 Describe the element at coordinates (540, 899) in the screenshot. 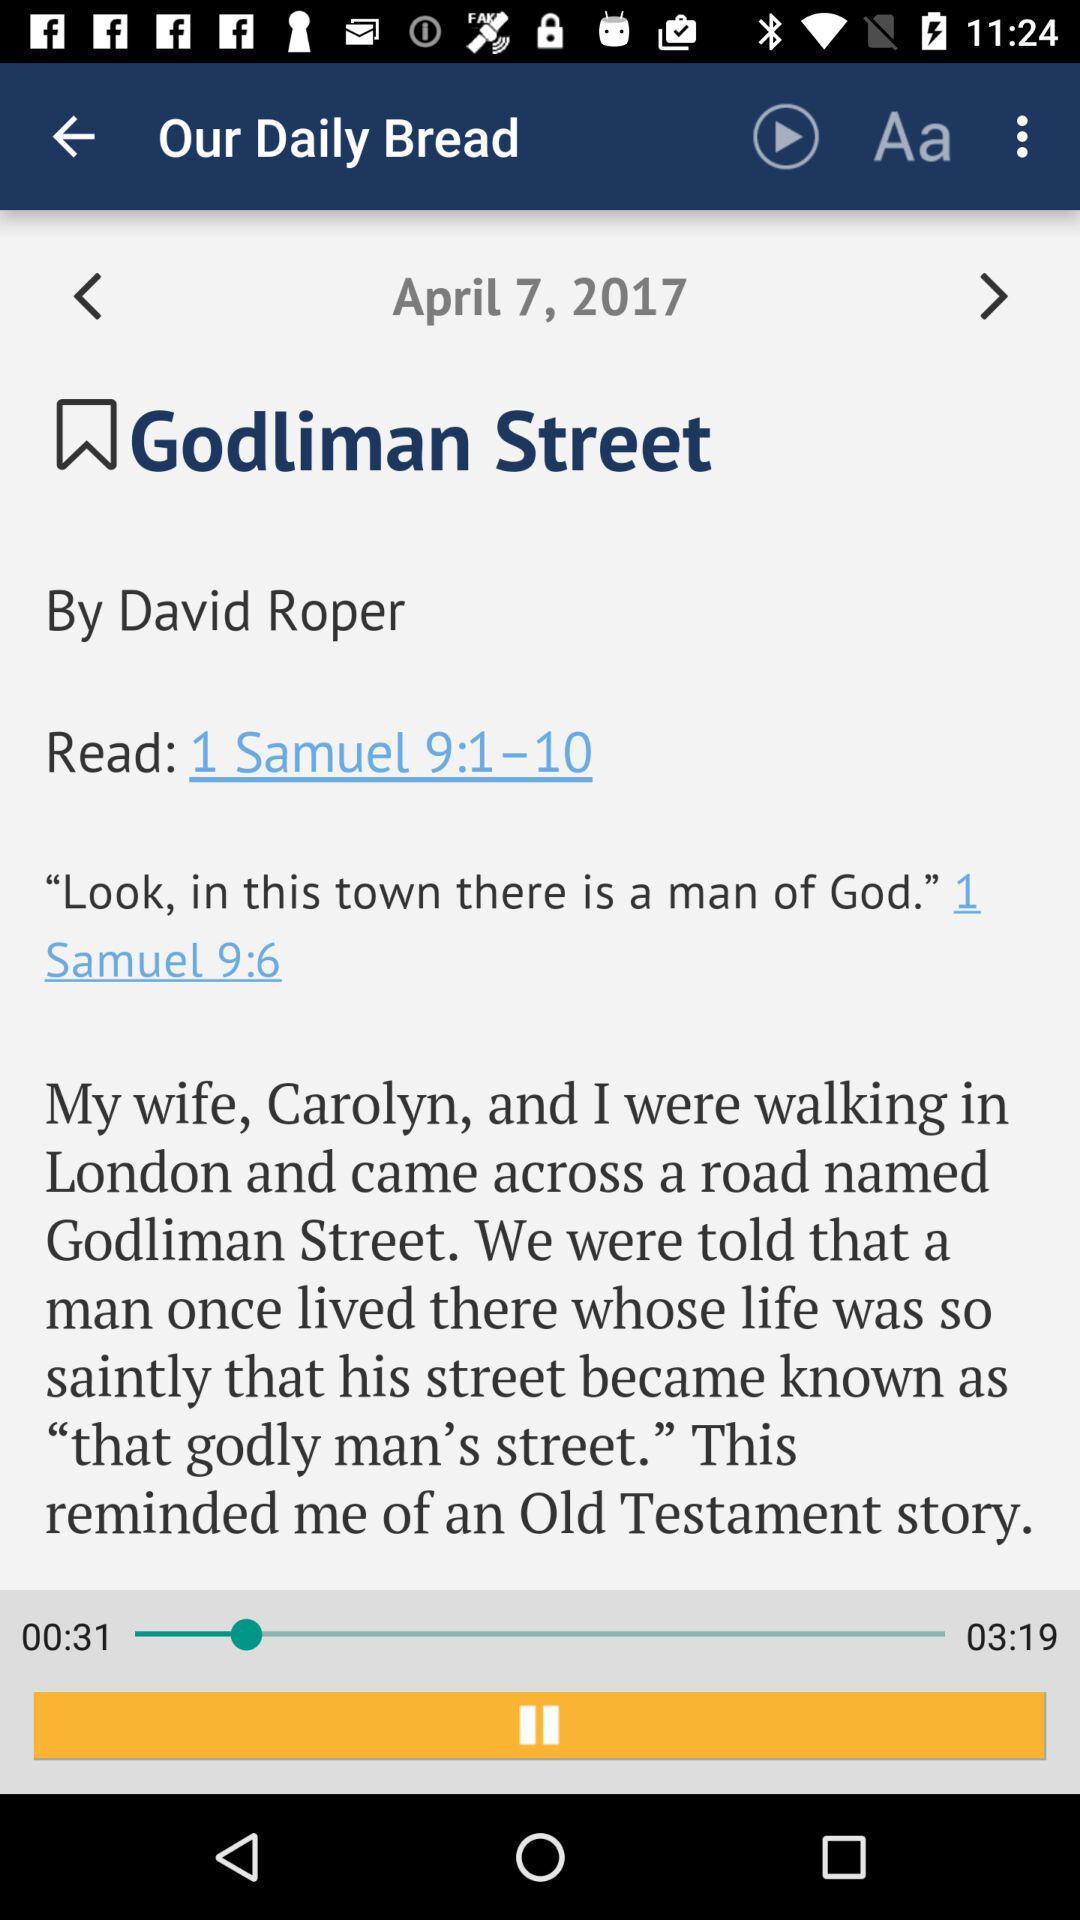

I see `the item above 00:32` at that location.